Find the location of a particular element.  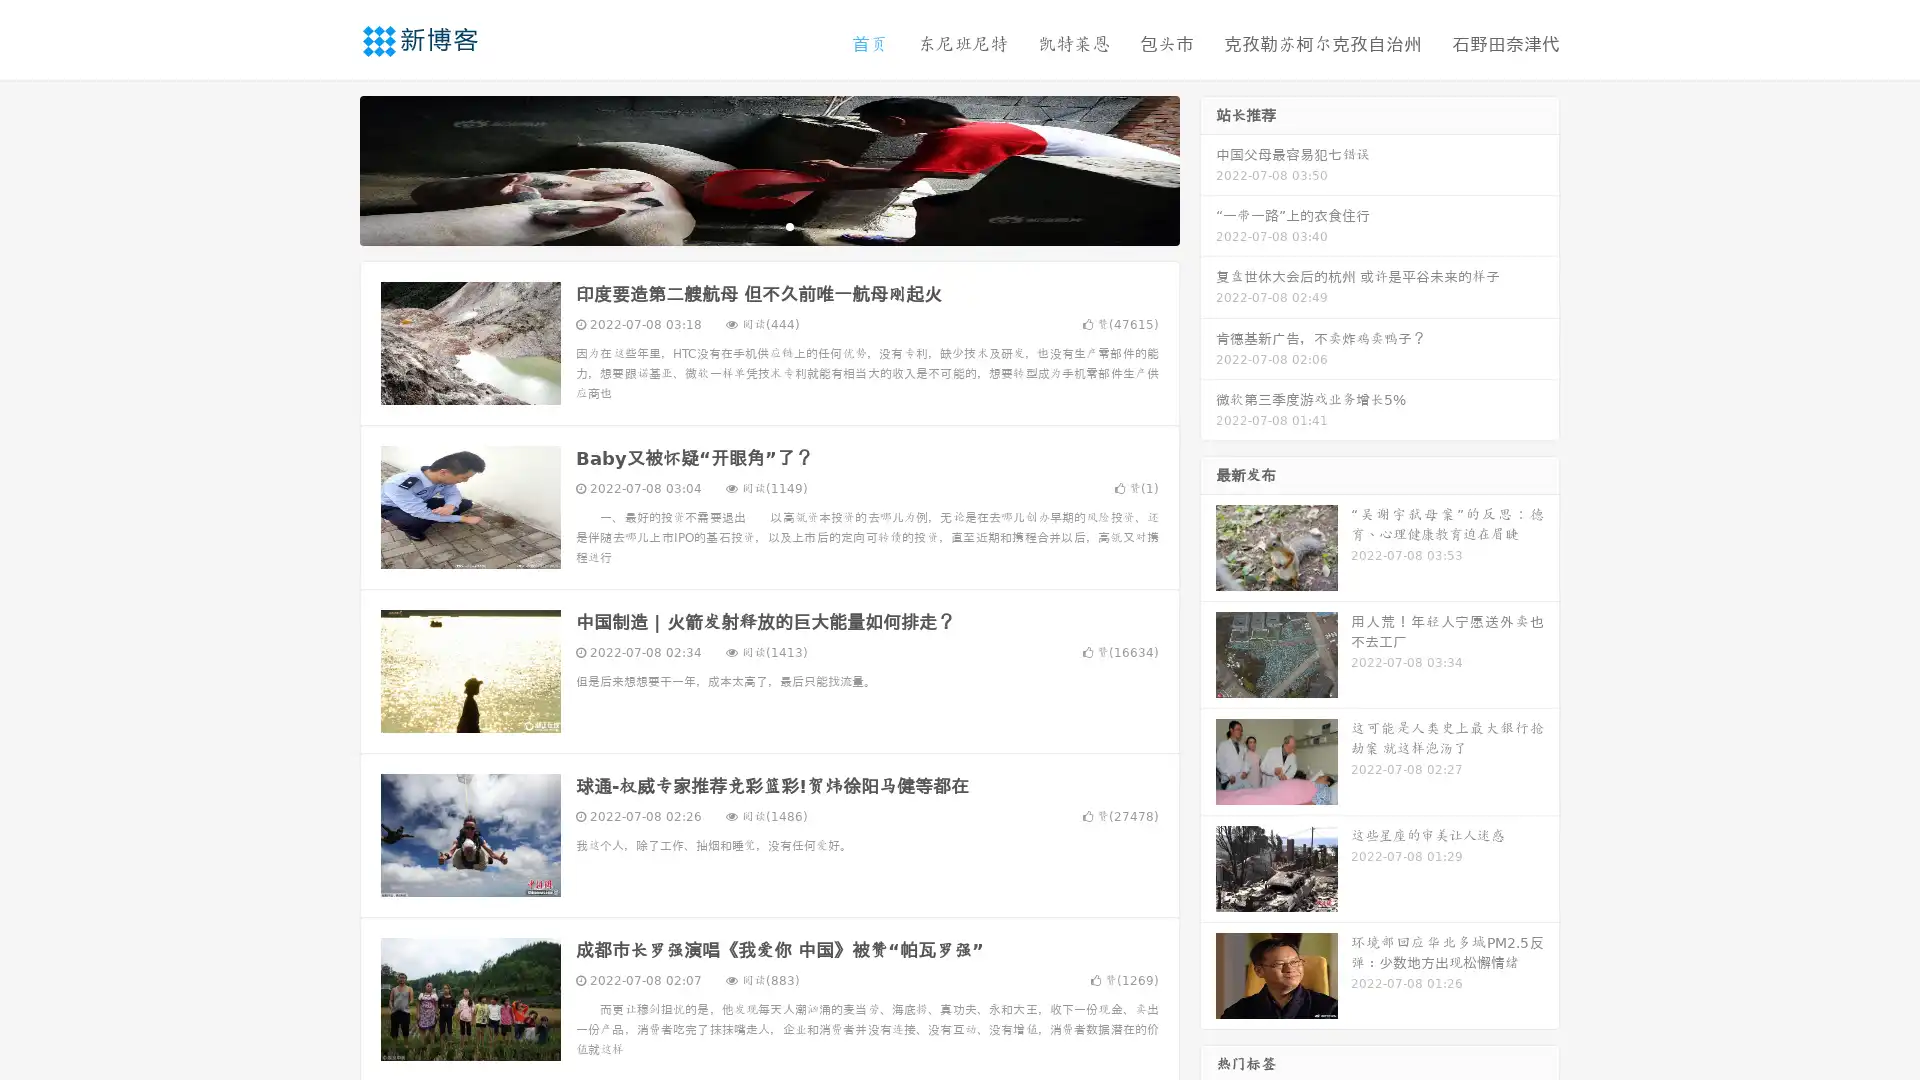

Go to slide 2 is located at coordinates (768, 225).